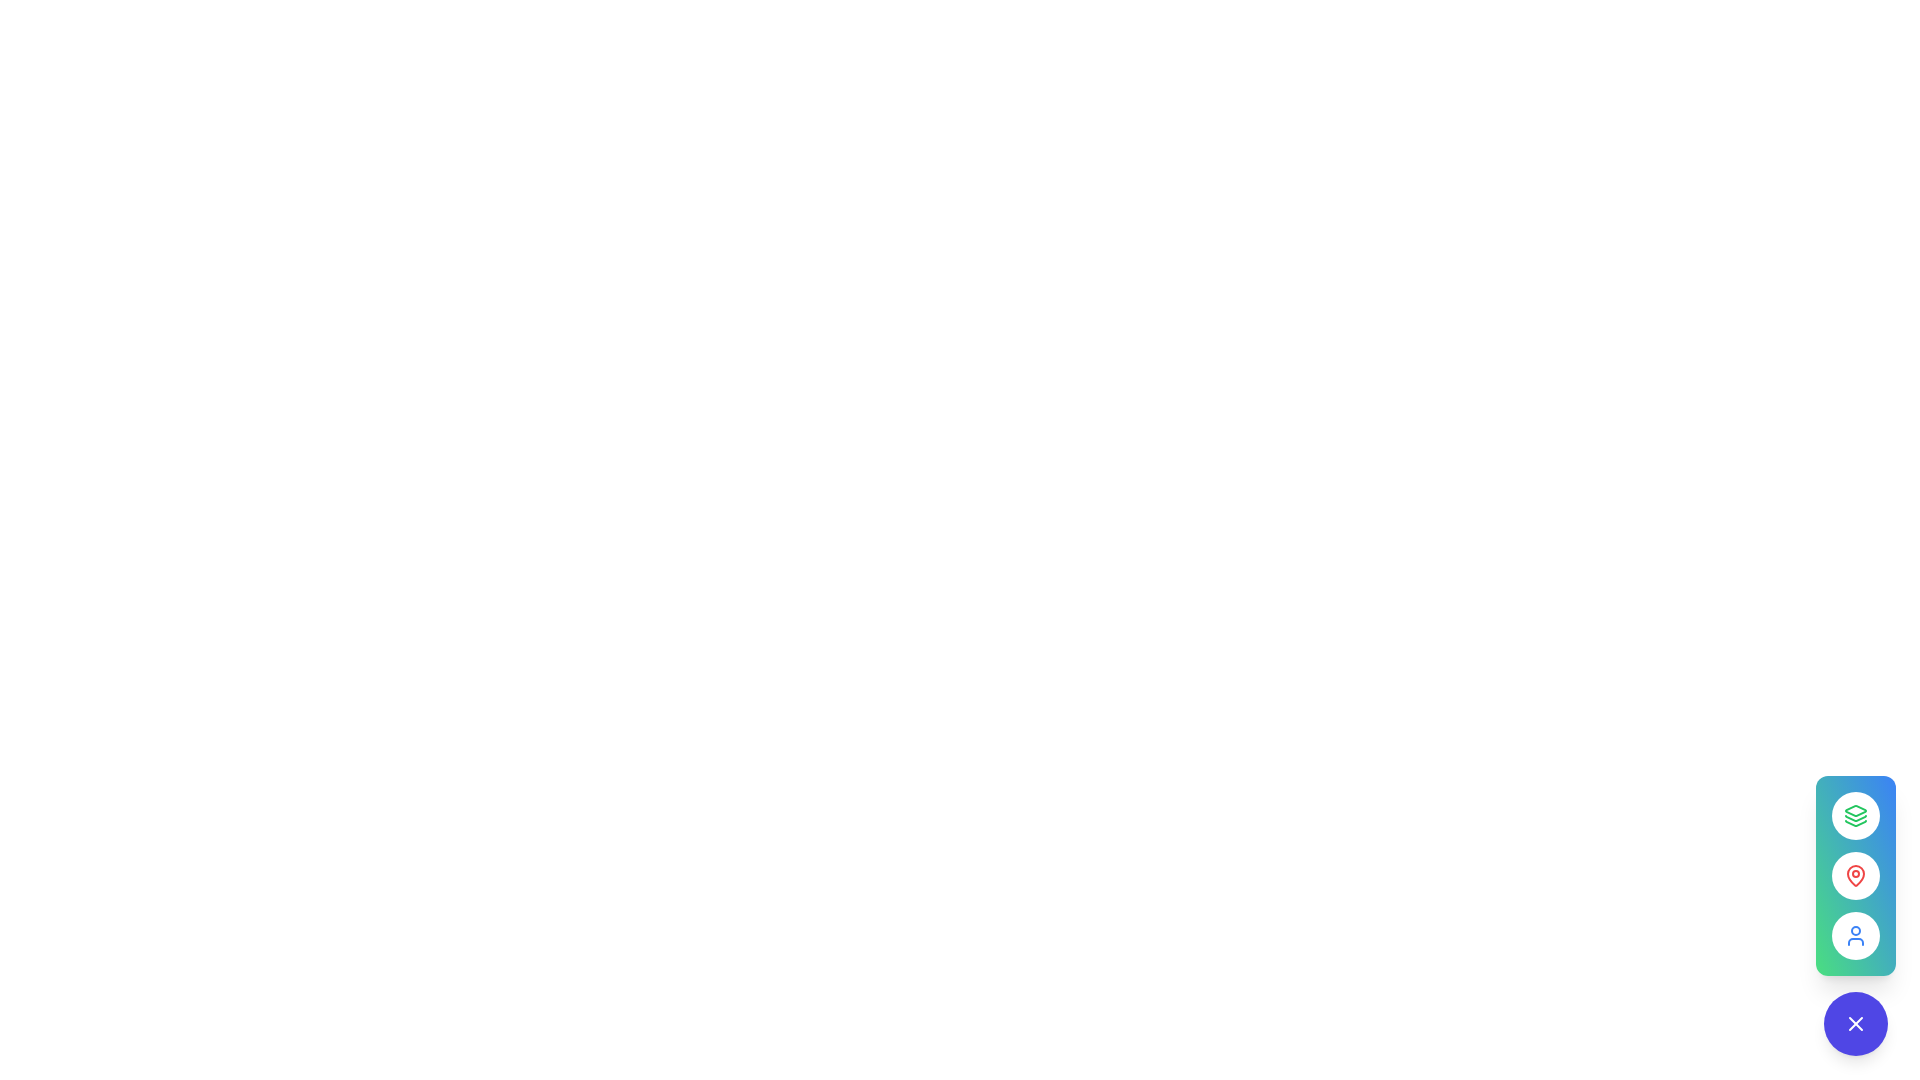  What do you see at coordinates (1855, 915) in the screenshot?
I see `the third circular button in the vertical arrangement below the green layers icon and the red location pin icon` at bounding box center [1855, 915].